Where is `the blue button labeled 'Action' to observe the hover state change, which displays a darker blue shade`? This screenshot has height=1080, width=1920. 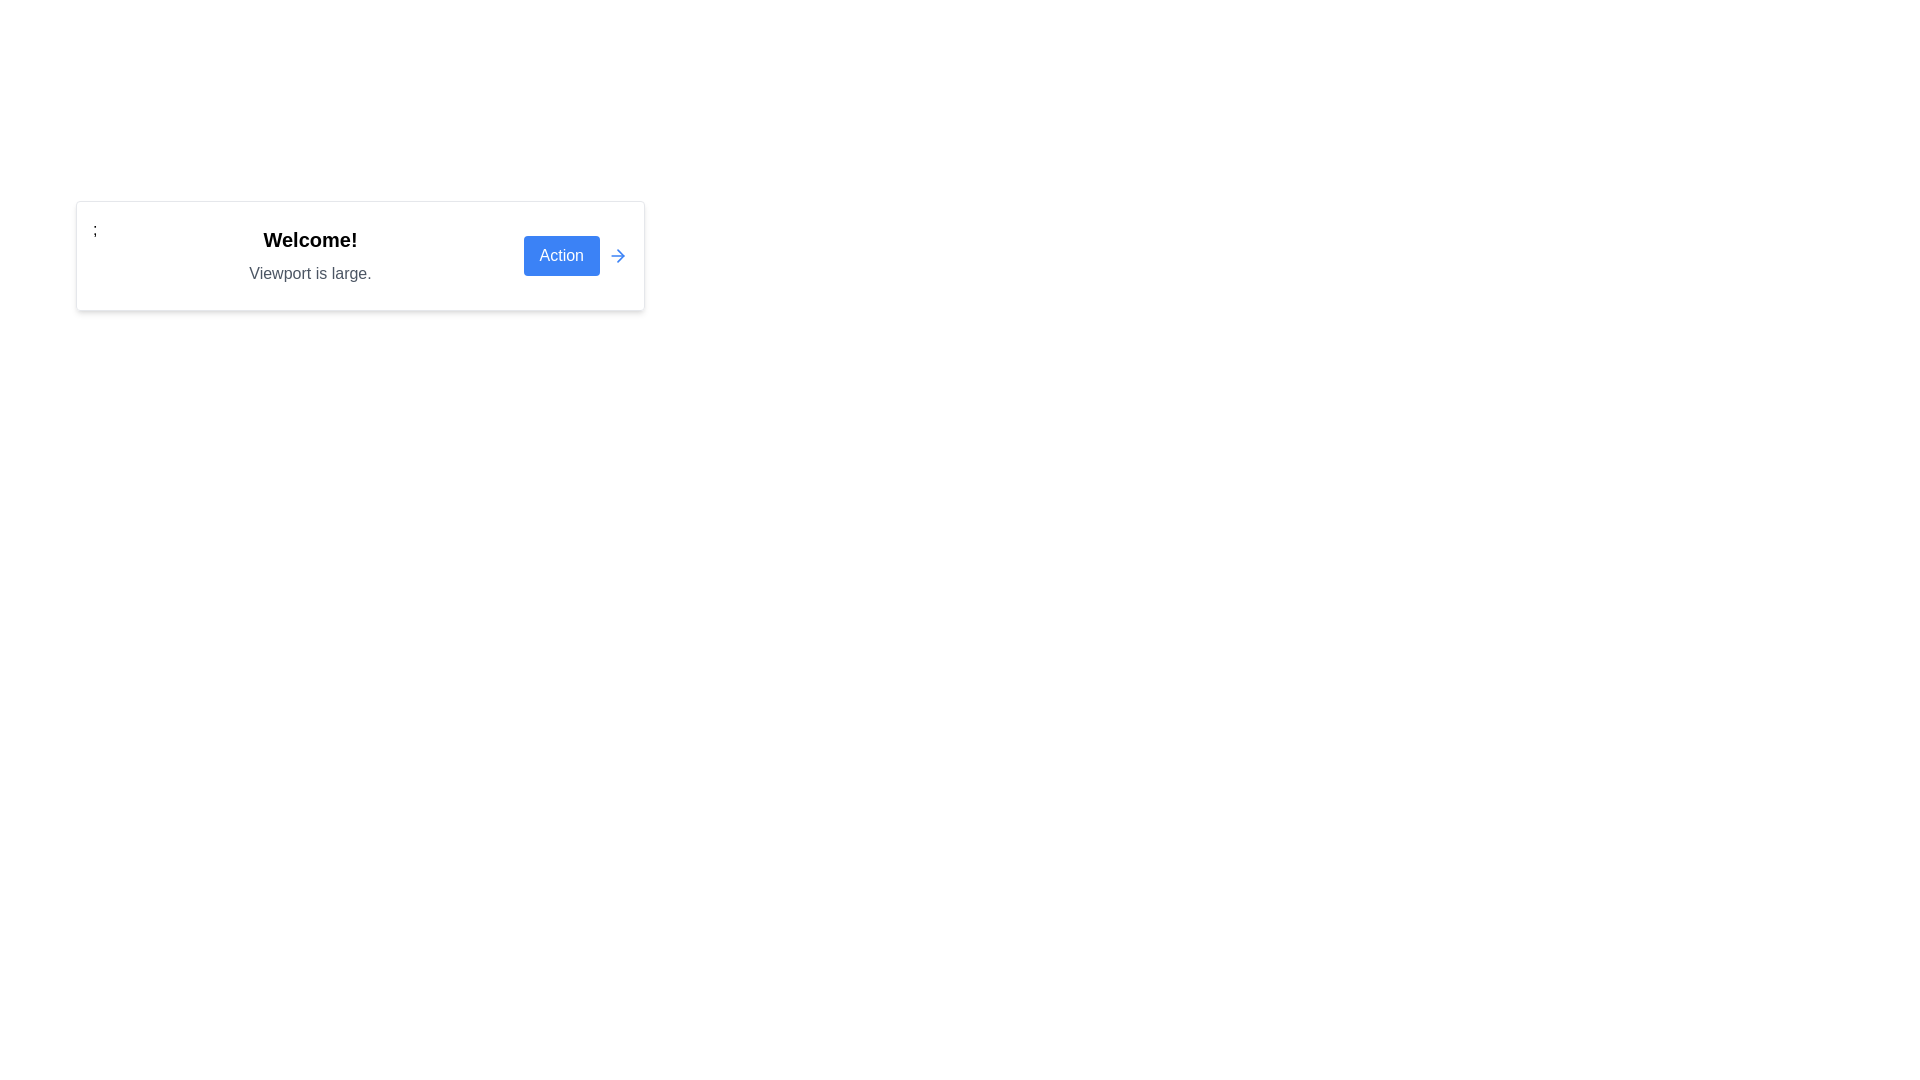
the blue button labeled 'Action' to observe the hover state change, which displays a darker blue shade is located at coordinates (574, 254).